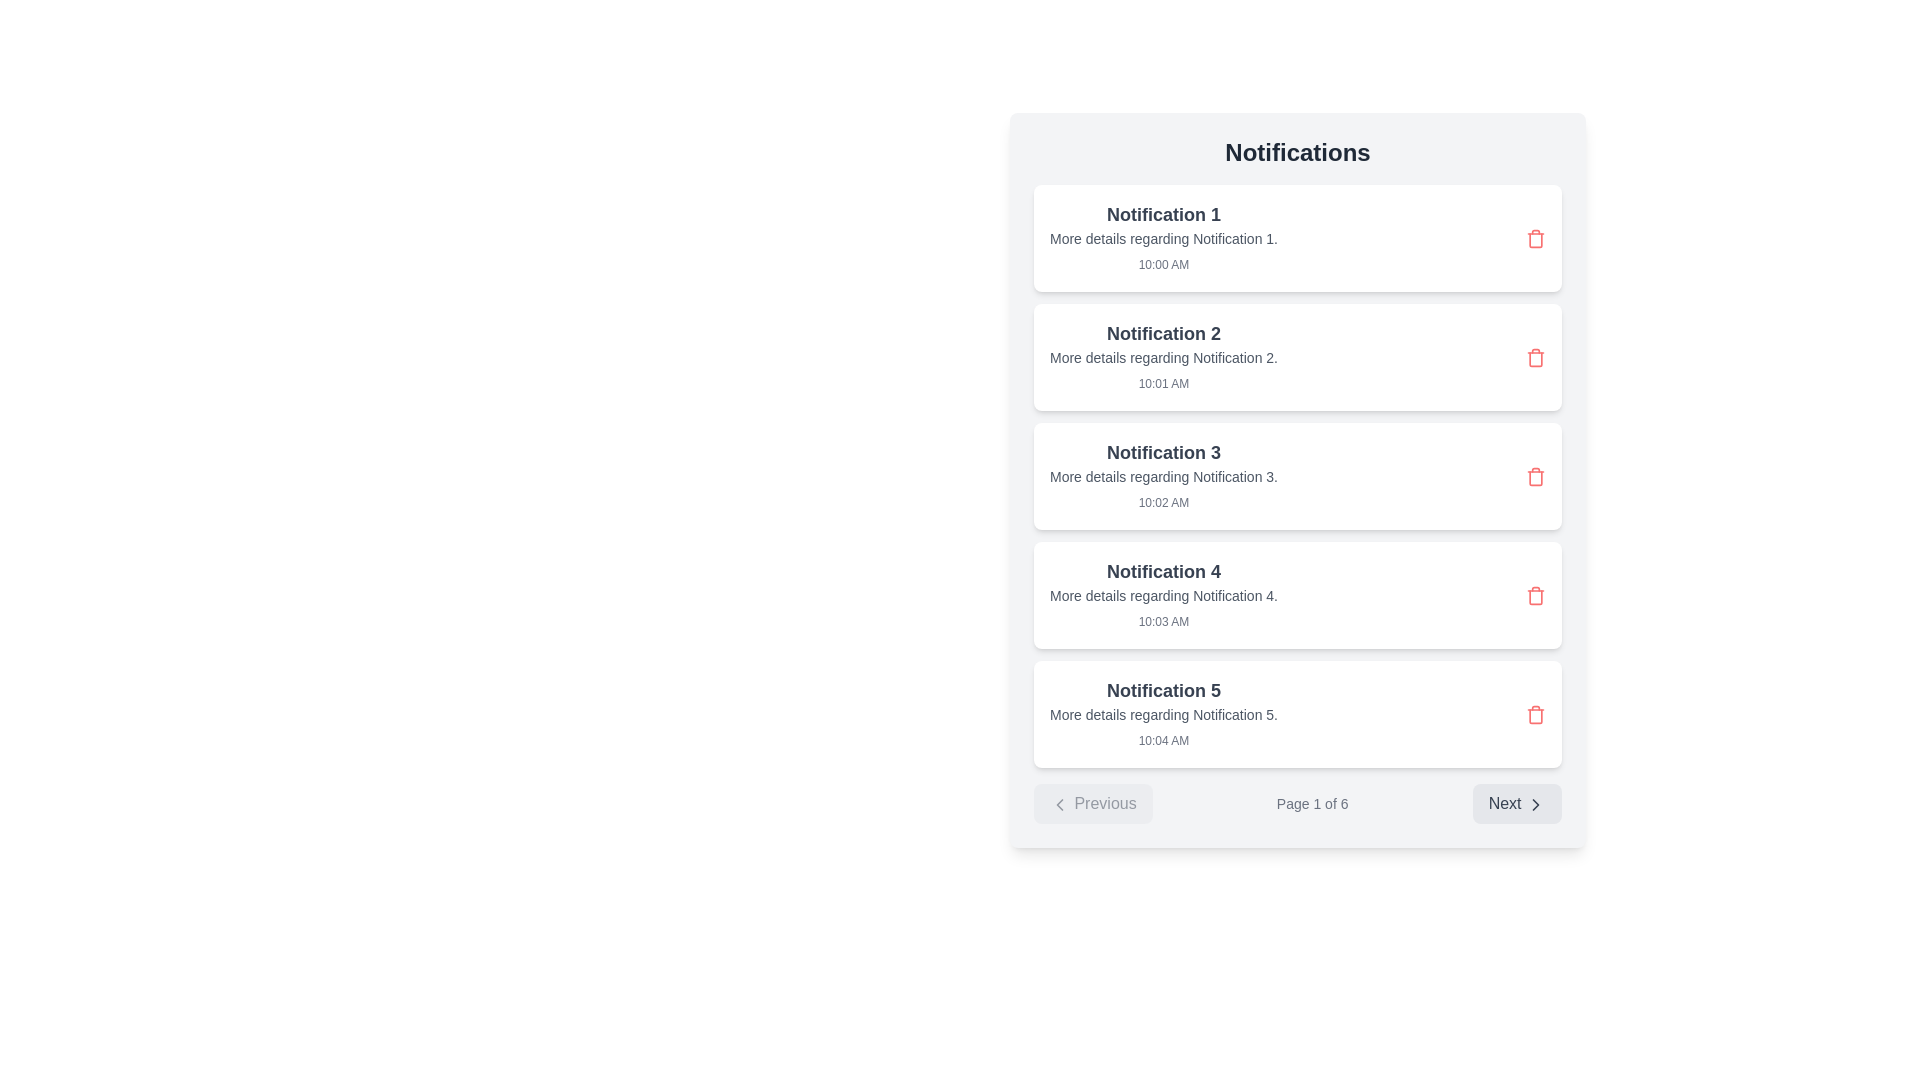 This screenshot has height=1080, width=1920. Describe the element at coordinates (1164, 333) in the screenshot. I see `the text label displaying 'Notification 2', which is the main title of the second notification card in the vertical list of notifications` at that location.